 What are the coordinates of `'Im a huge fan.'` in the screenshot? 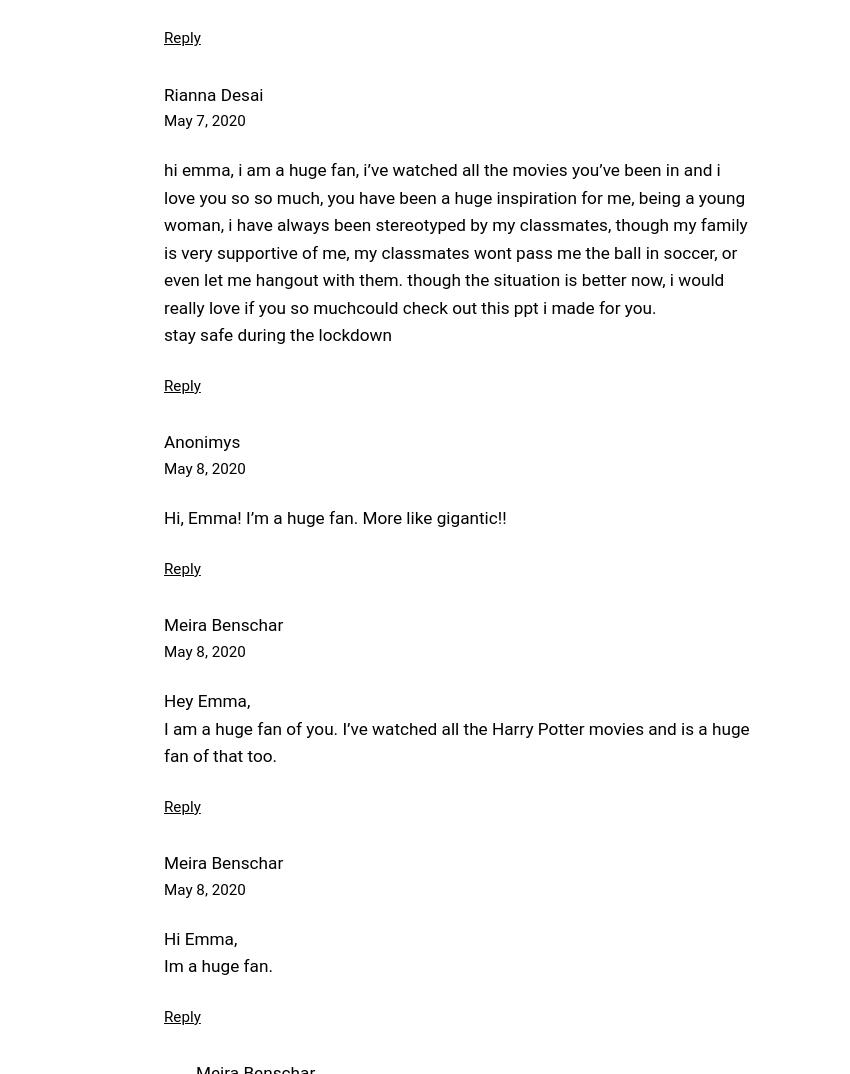 It's located at (163, 965).